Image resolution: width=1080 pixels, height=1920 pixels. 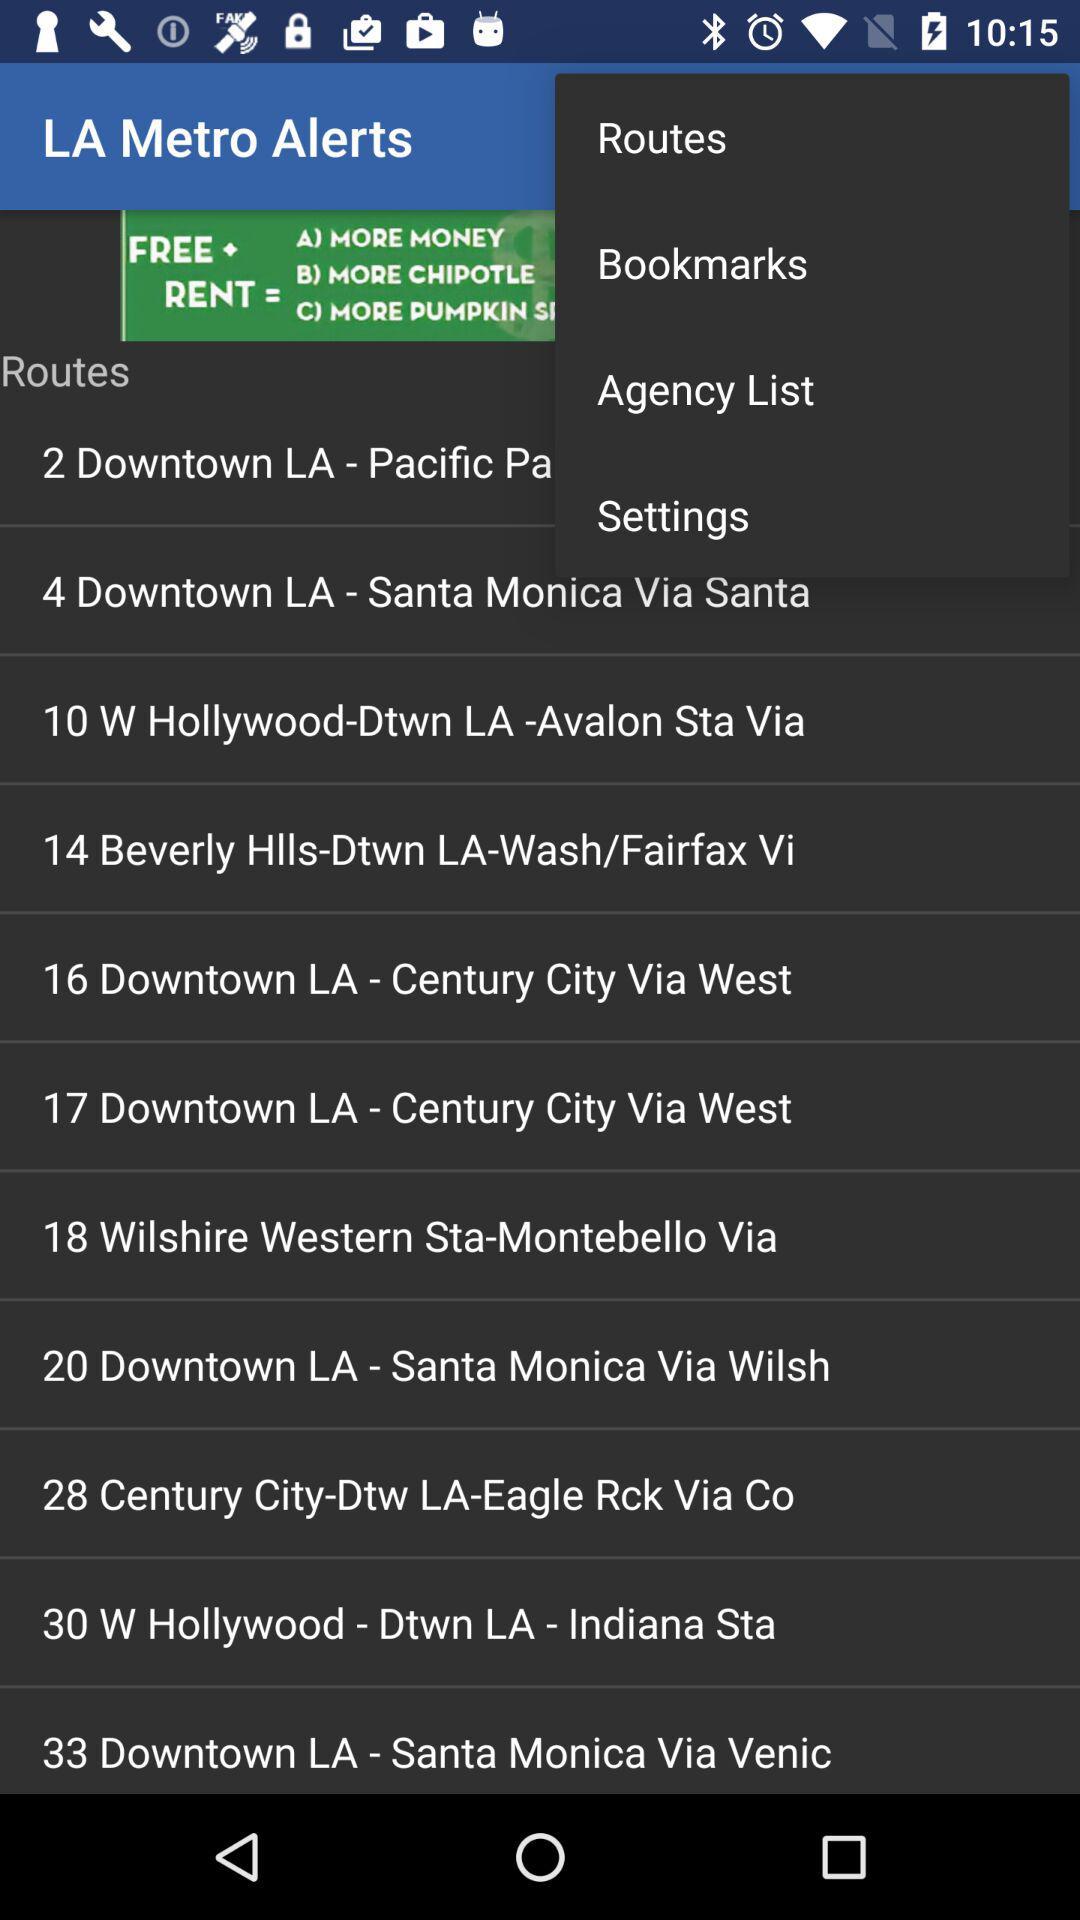 I want to click on advertisement, so click(x=540, y=274).